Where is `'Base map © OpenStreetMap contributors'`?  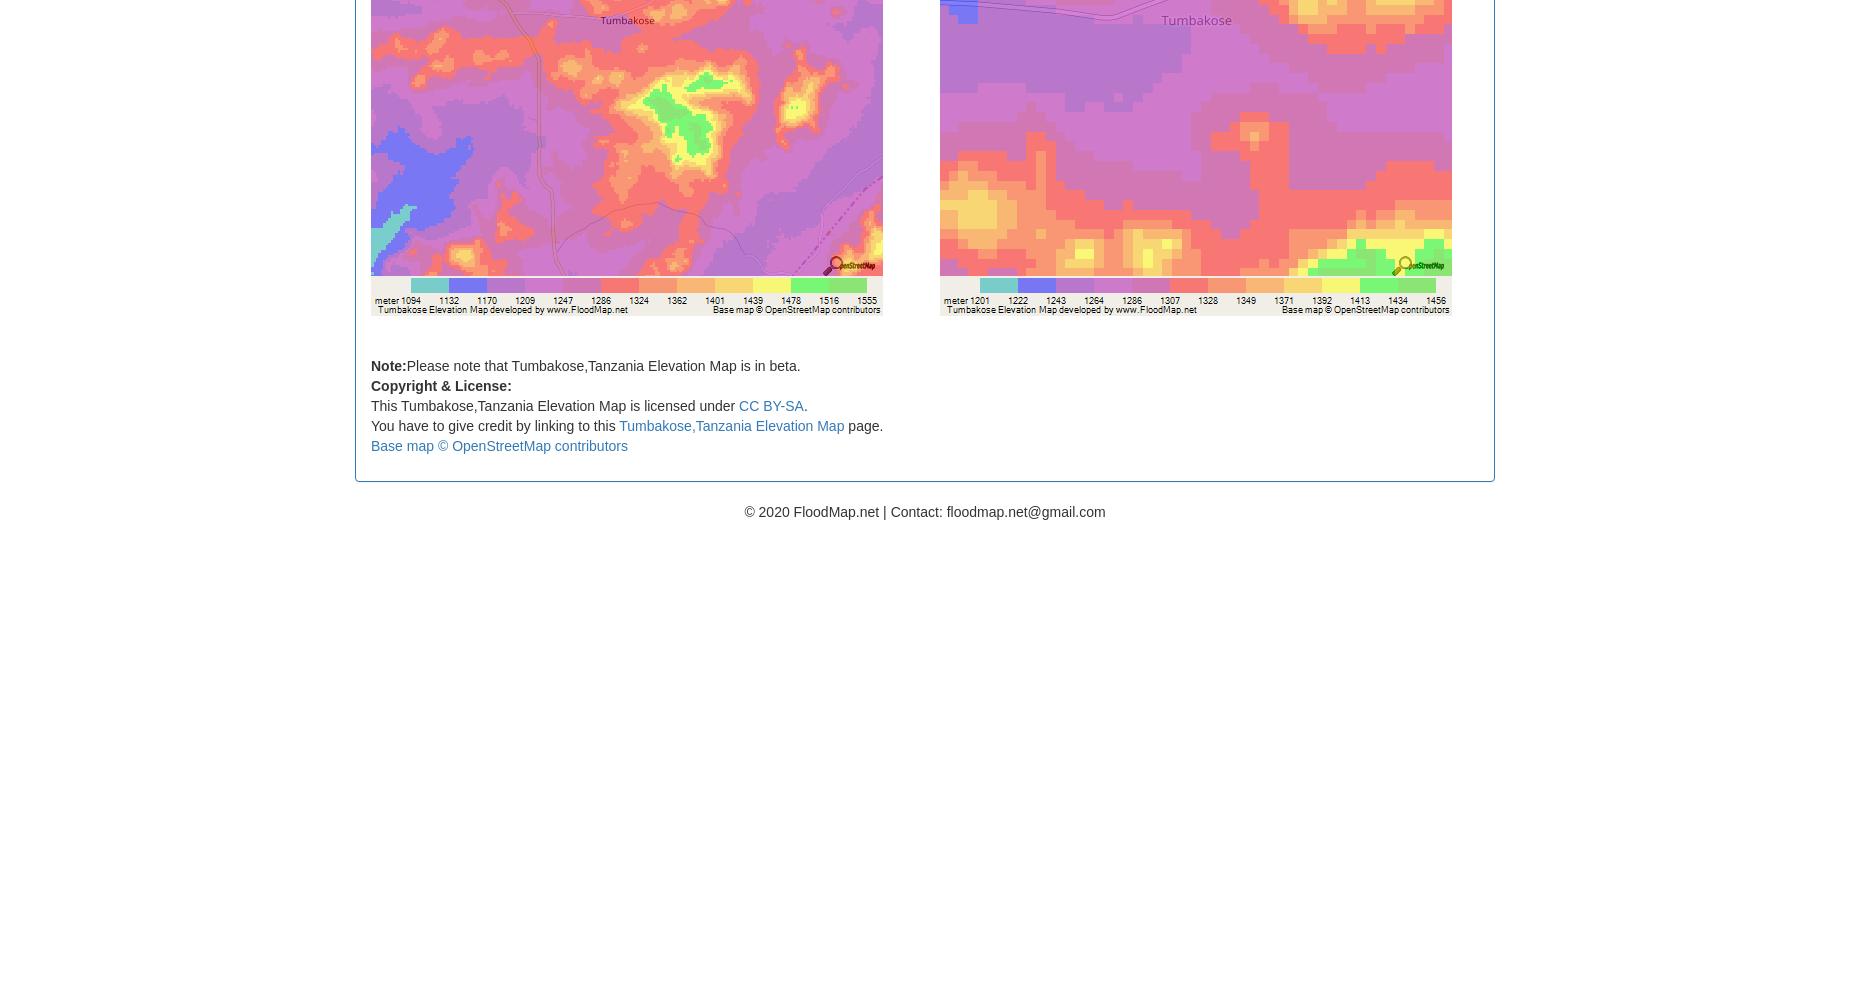 'Base map © OpenStreetMap contributors' is located at coordinates (499, 444).